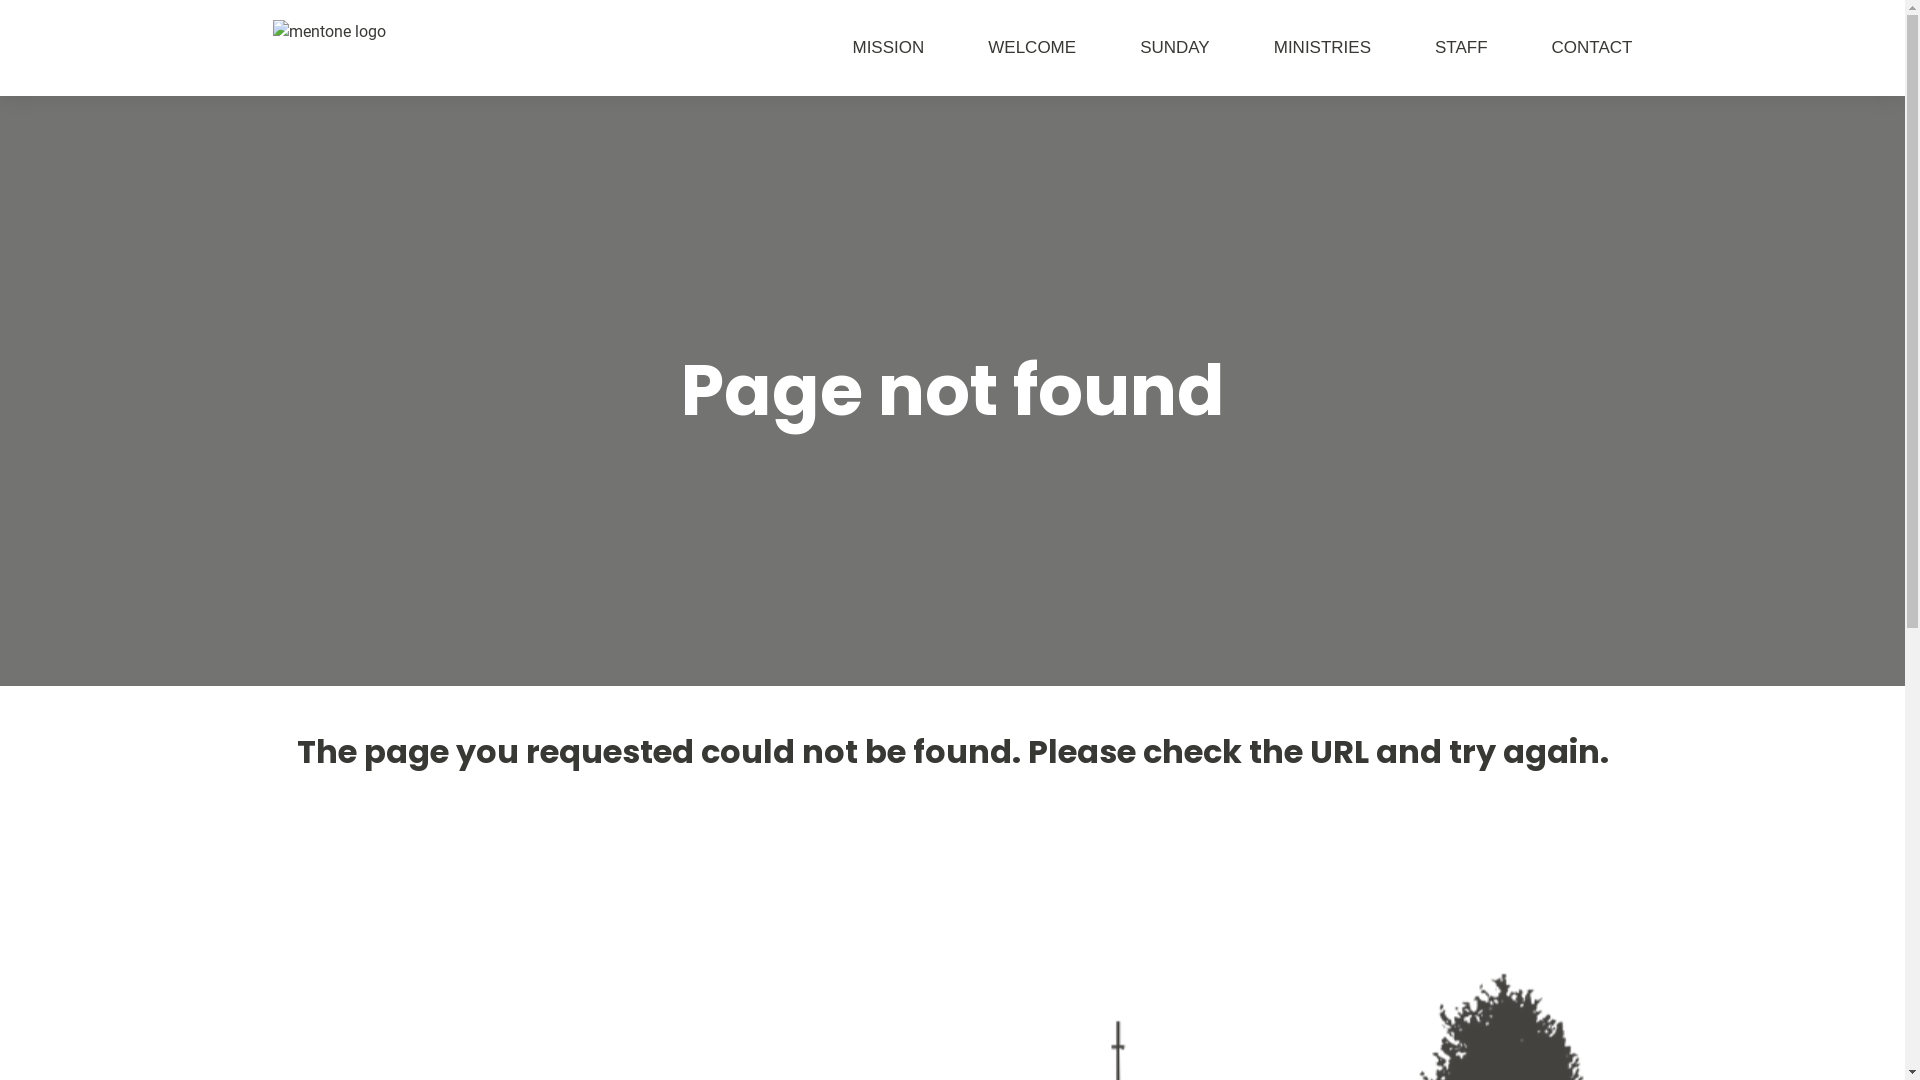 This screenshot has width=1920, height=1080. I want to click on 'SUNDAY', so click(1142, 46).